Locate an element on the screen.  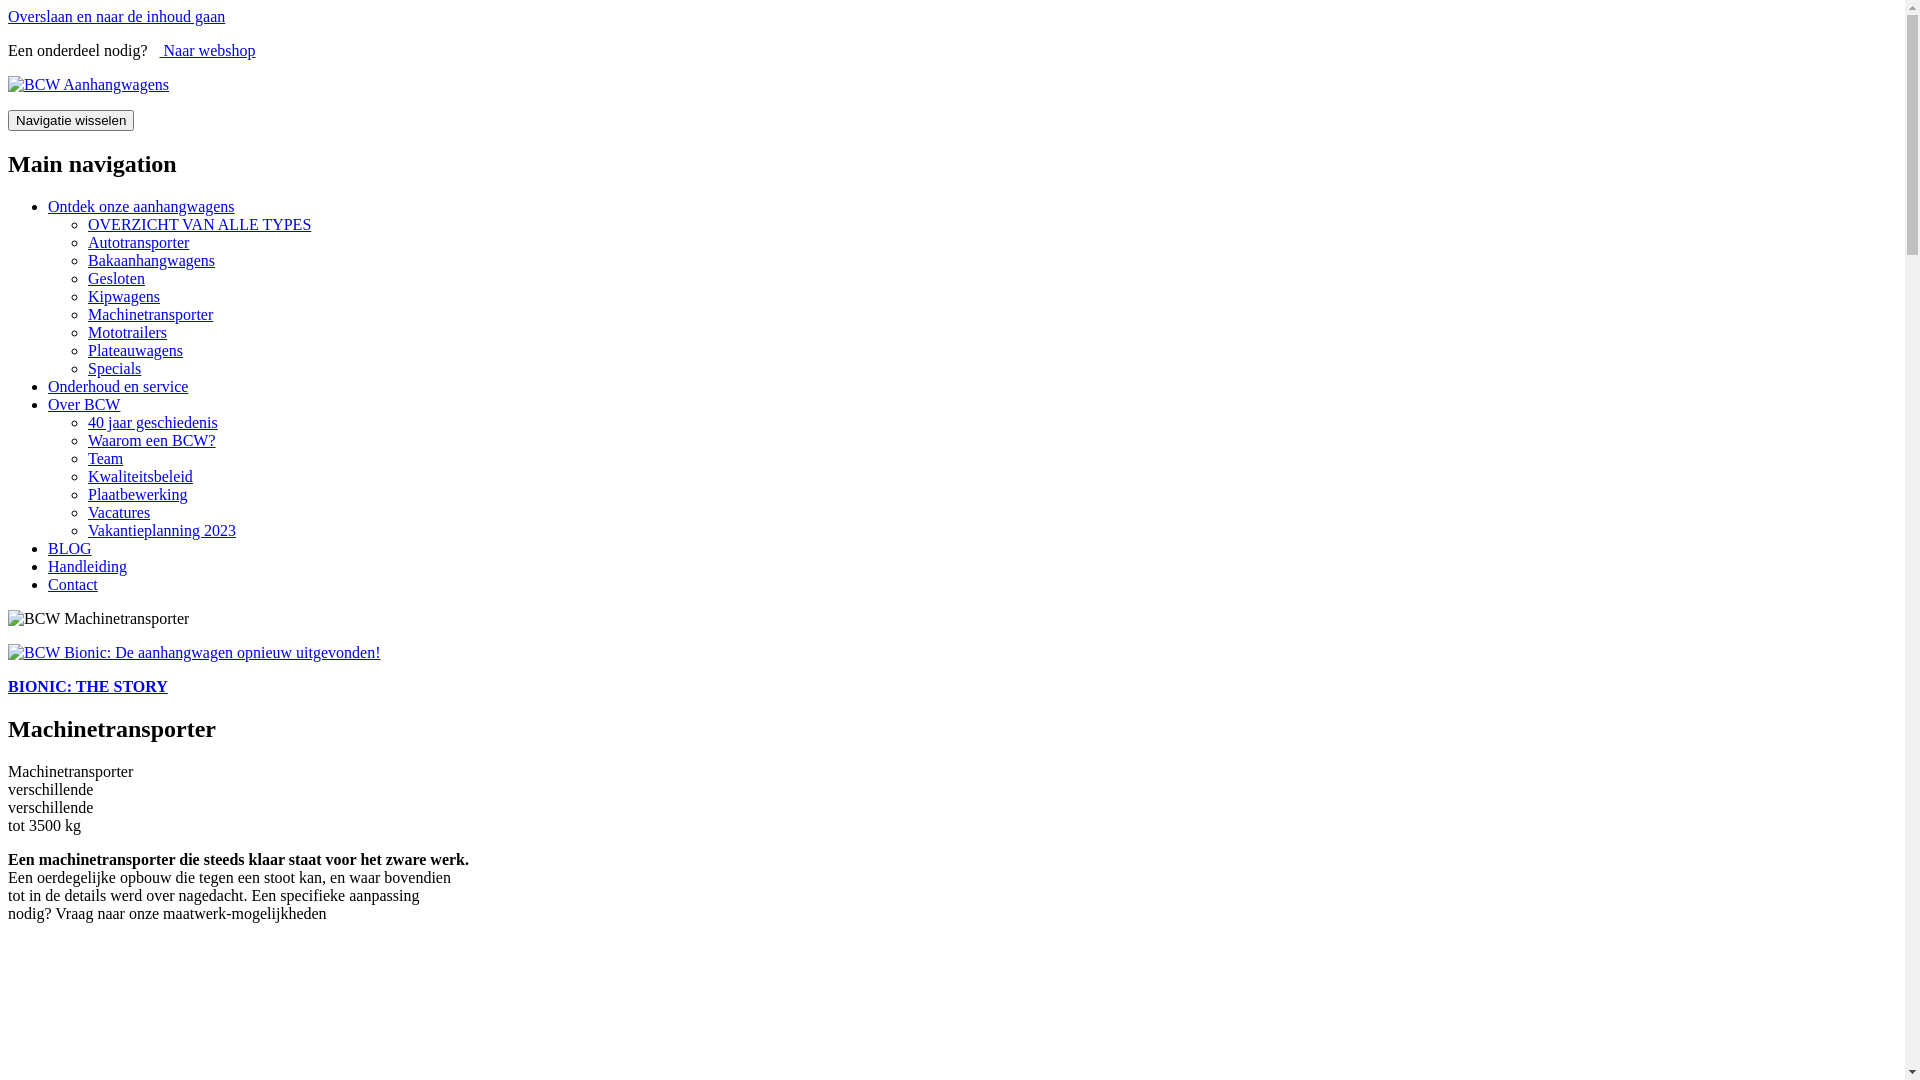
'Contact' is located at coordinates (72, 584).